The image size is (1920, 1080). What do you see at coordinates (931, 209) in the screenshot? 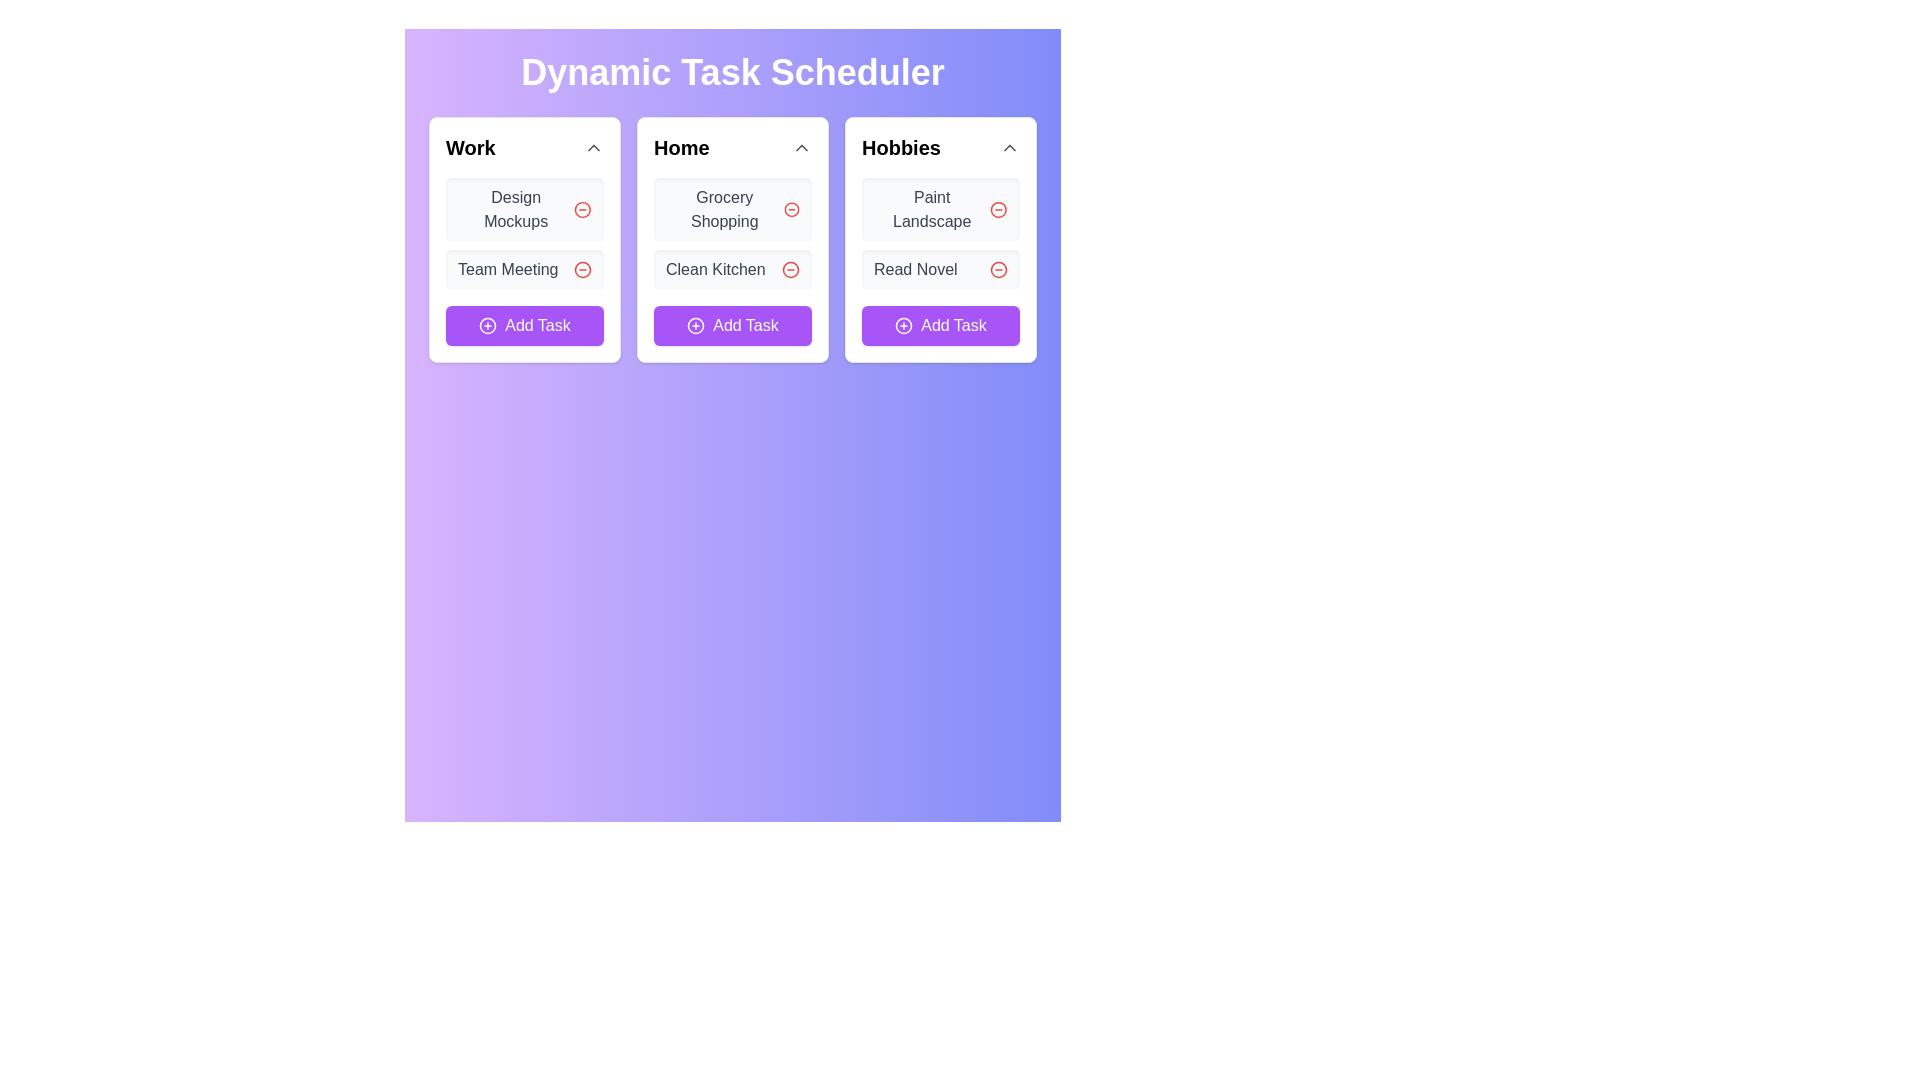
I see `the Text label displaying 'Paint Landscape' in the Hobbies card of the task scheduler, which is the first item listed among the tasks` at bounding box center [931, 209].